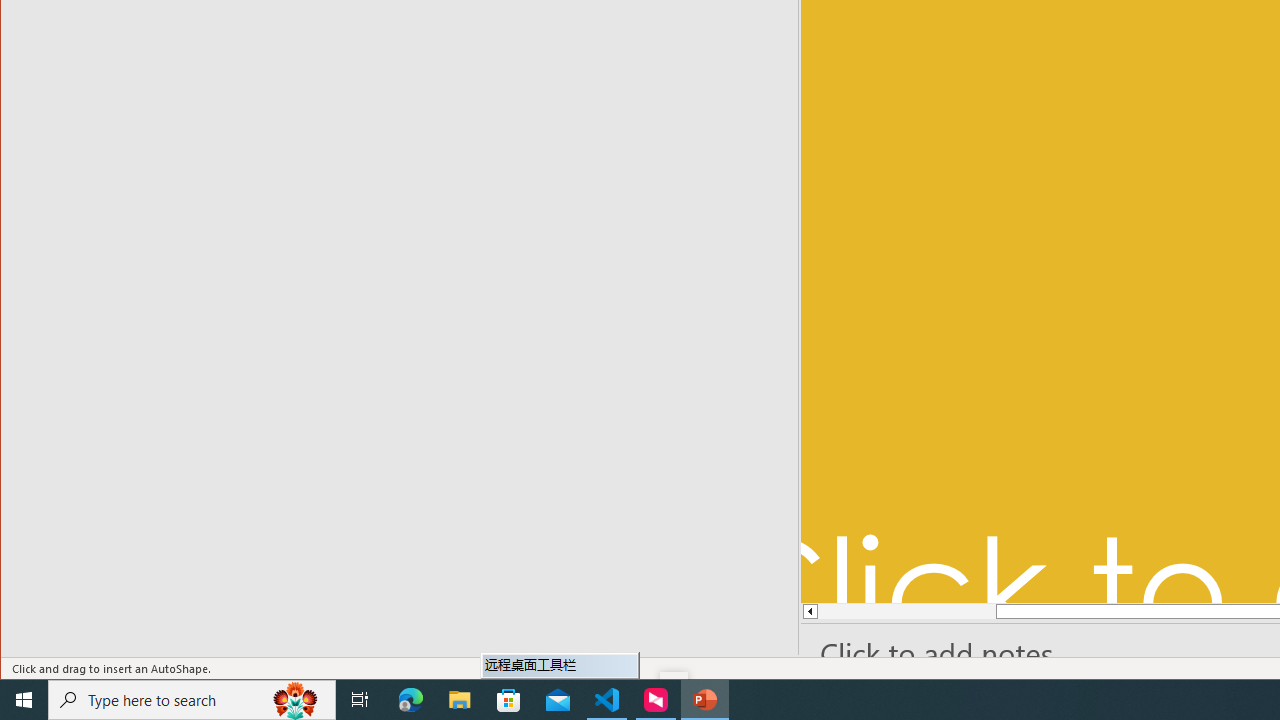 This screenshot has width=1280, height=720. Describe the element at coordinates (294, 698) in the screenshot. I see `'Search highlights icon opens search home window'` at that location.